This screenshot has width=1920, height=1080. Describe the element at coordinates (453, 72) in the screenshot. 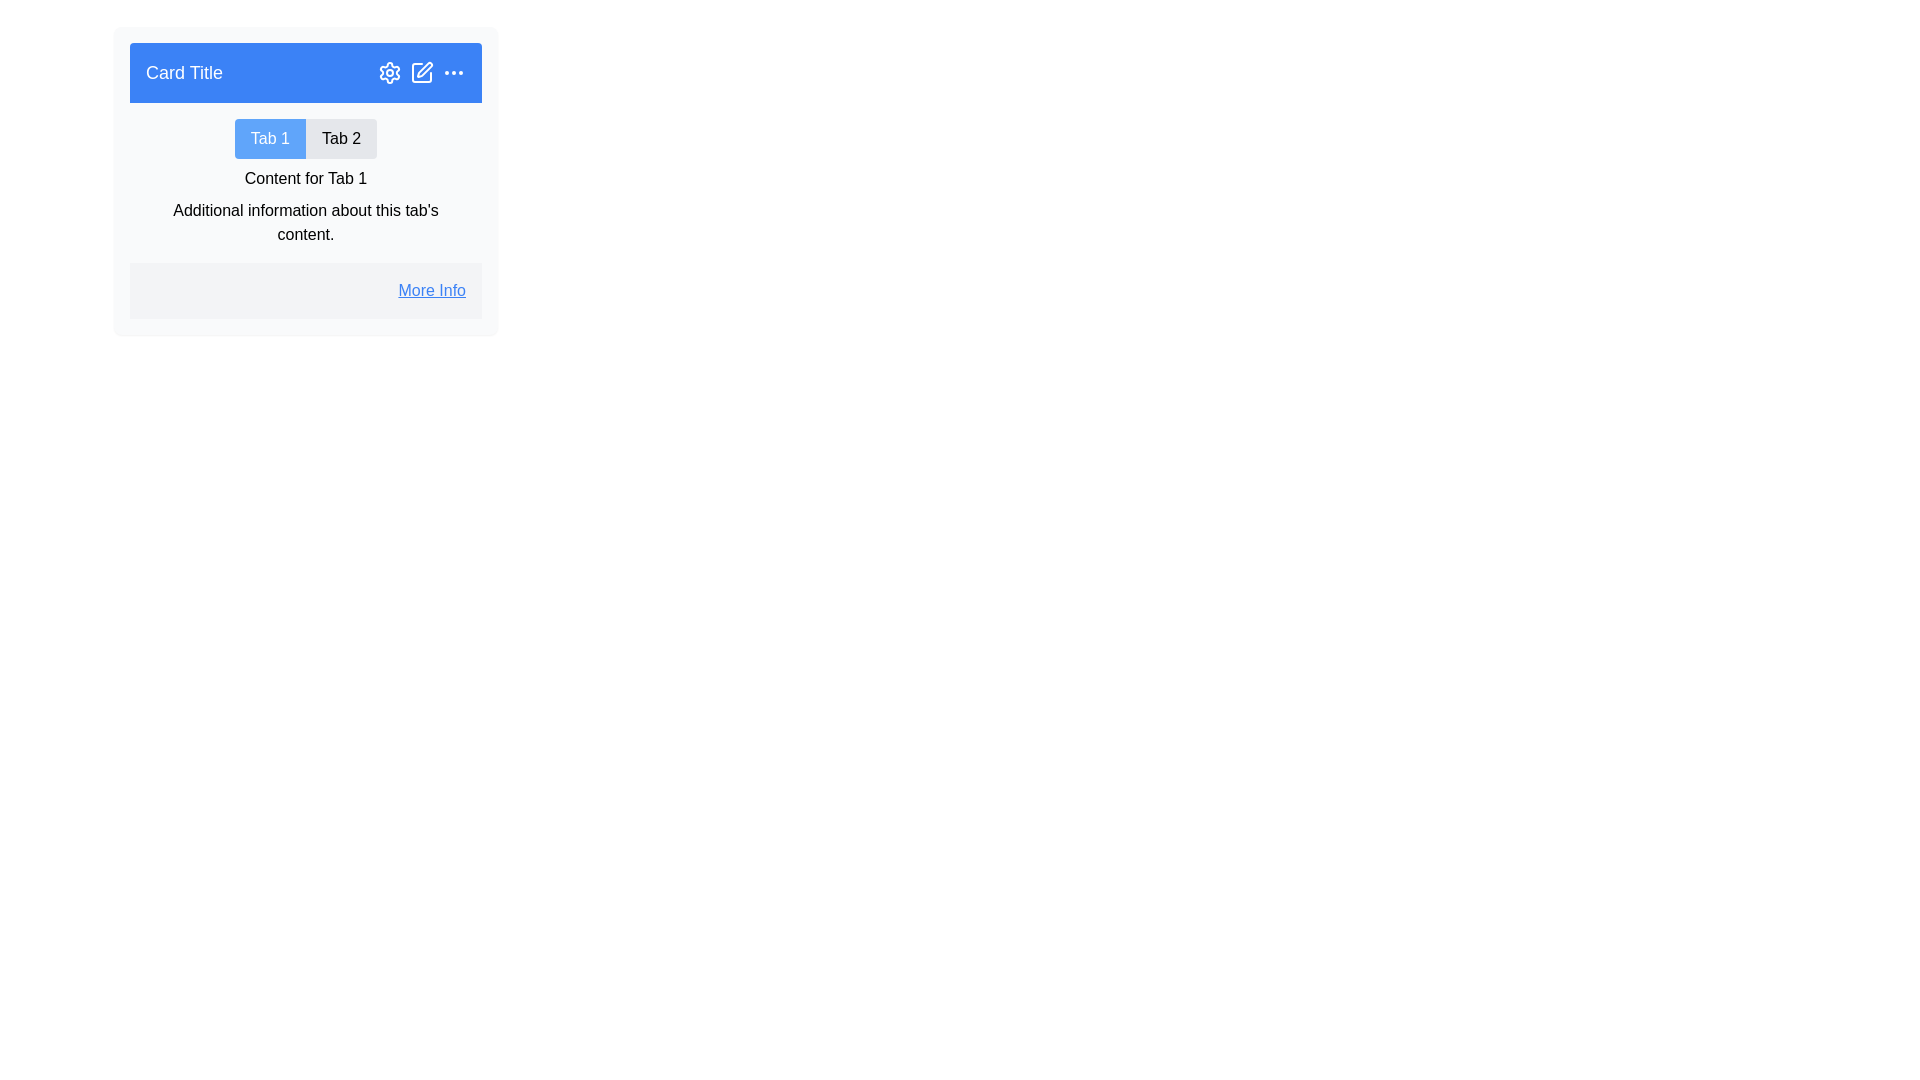

I see `the ellipsis icon in the top-right corner of the blue bar of the card` at that location.